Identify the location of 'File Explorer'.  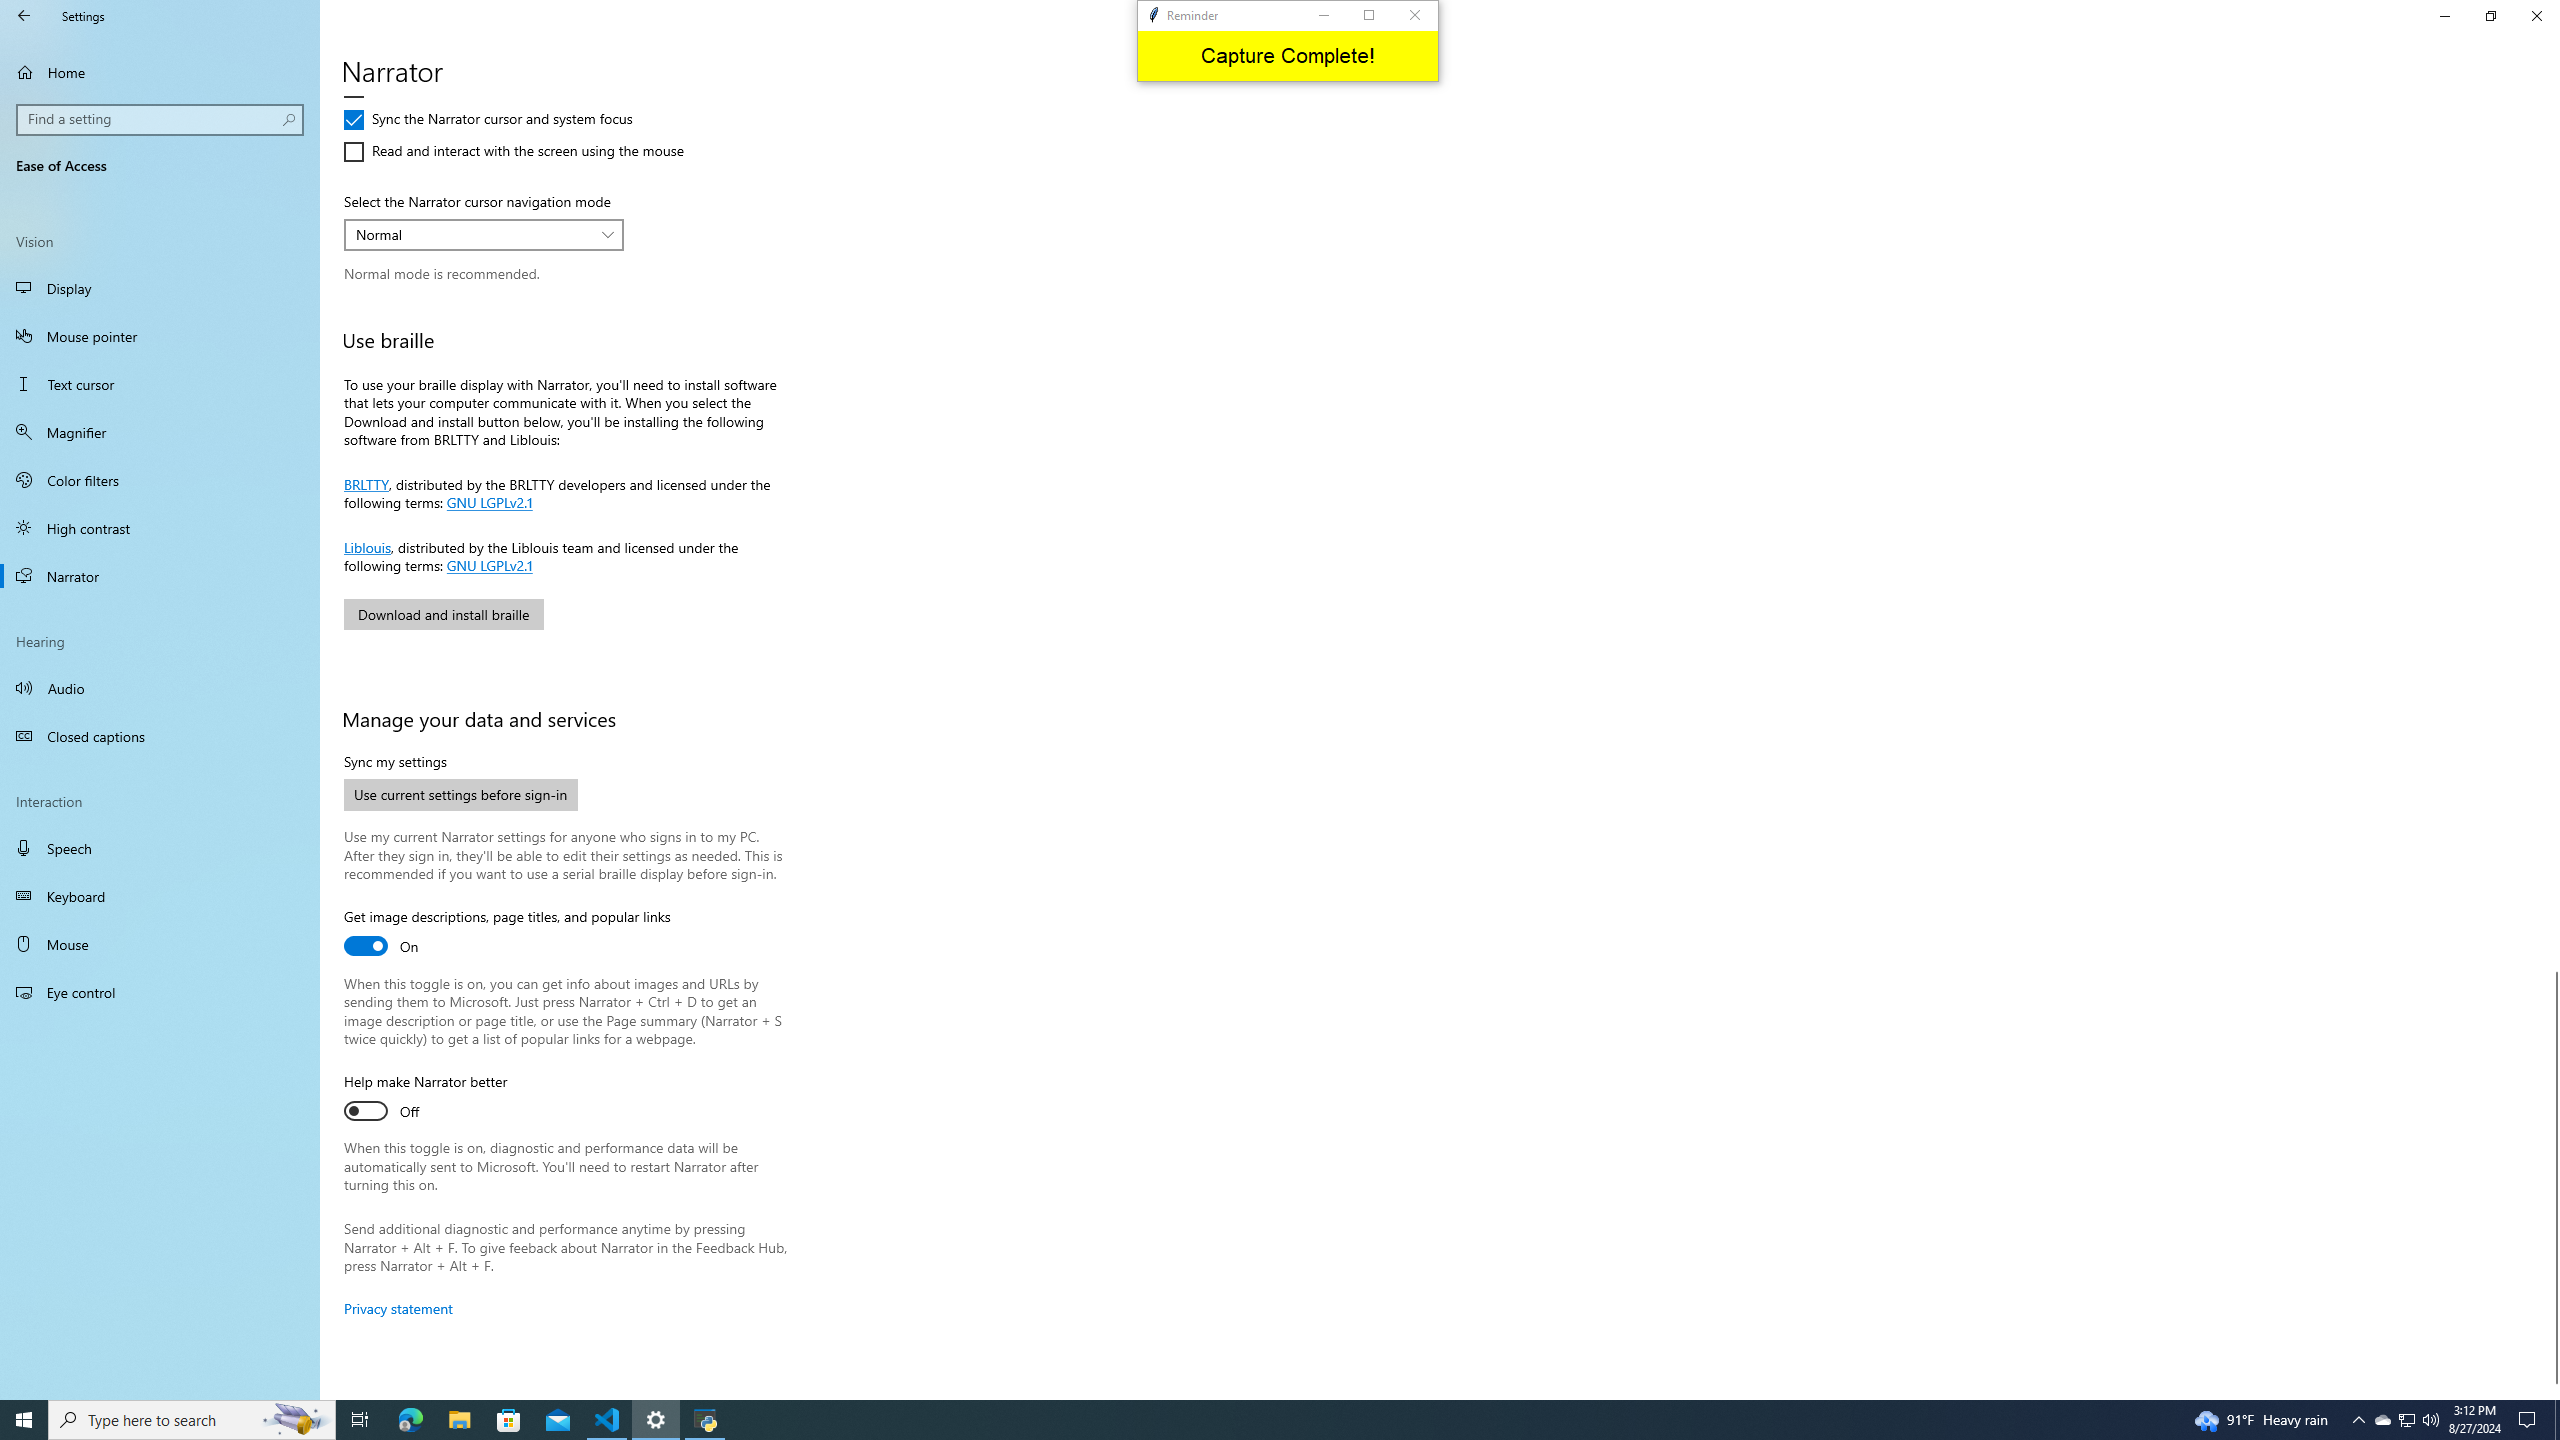
(458, 1418).